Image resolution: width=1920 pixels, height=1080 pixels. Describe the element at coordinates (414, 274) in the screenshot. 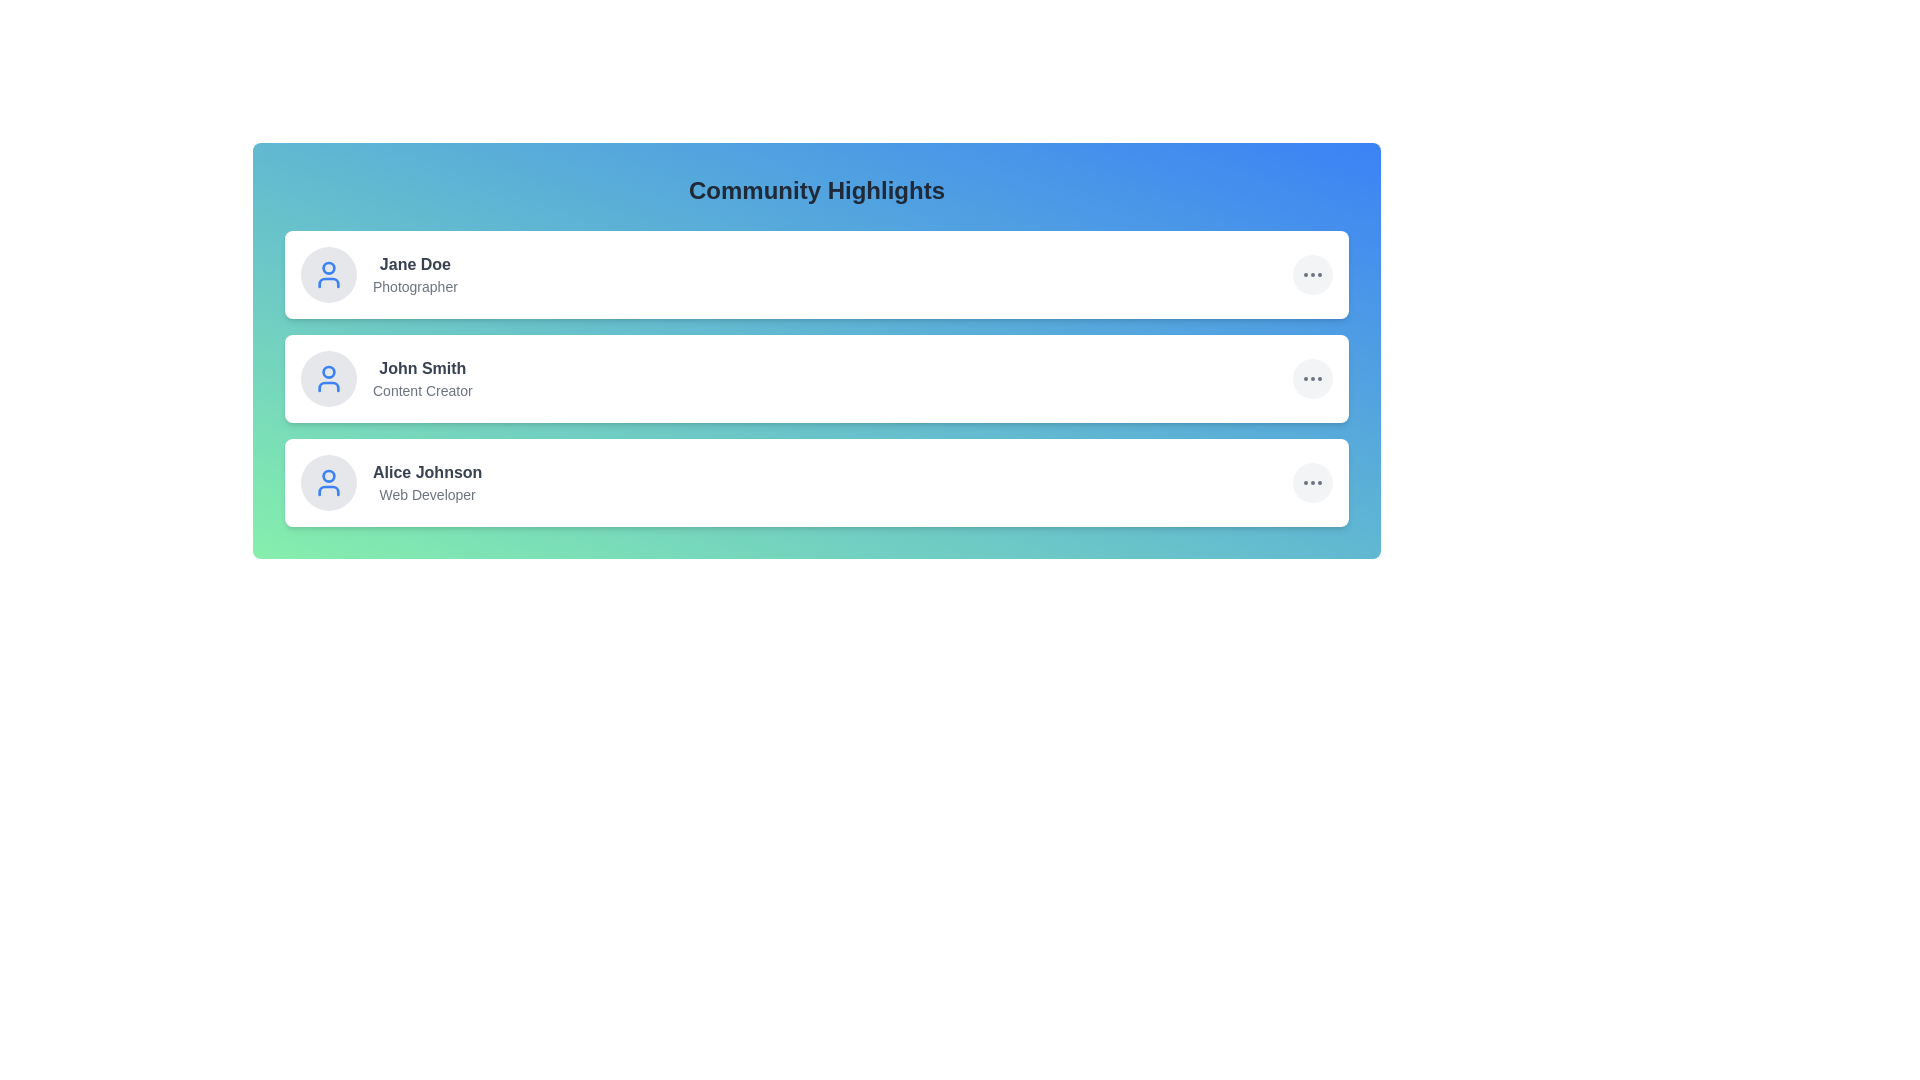

I see `the text display element that shows the name and occupation of a highlighted community member in the 'Community Highlights' section, located directly right of the blue user icon` at that location.